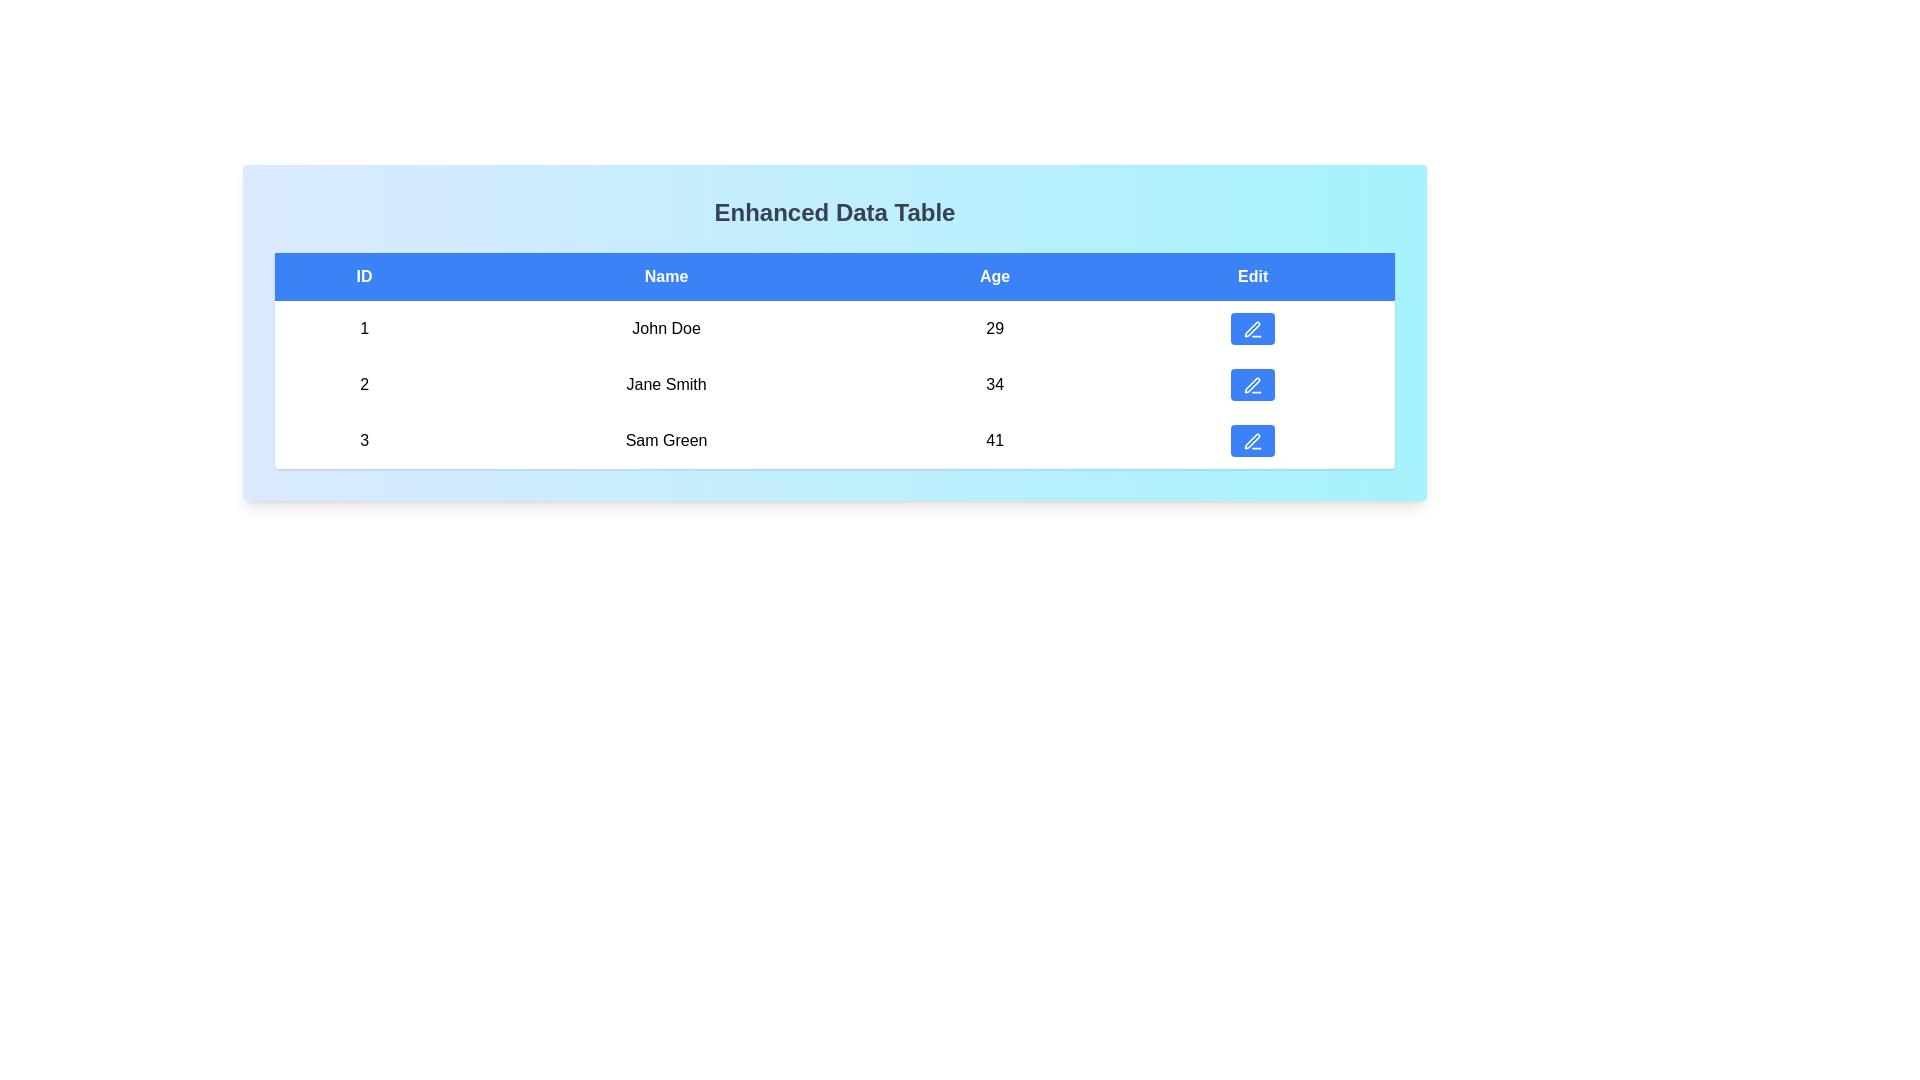 The width and height of the screenshot is (1920, 1080). I want to click on the row corresponding to 1, so click(835, 327).